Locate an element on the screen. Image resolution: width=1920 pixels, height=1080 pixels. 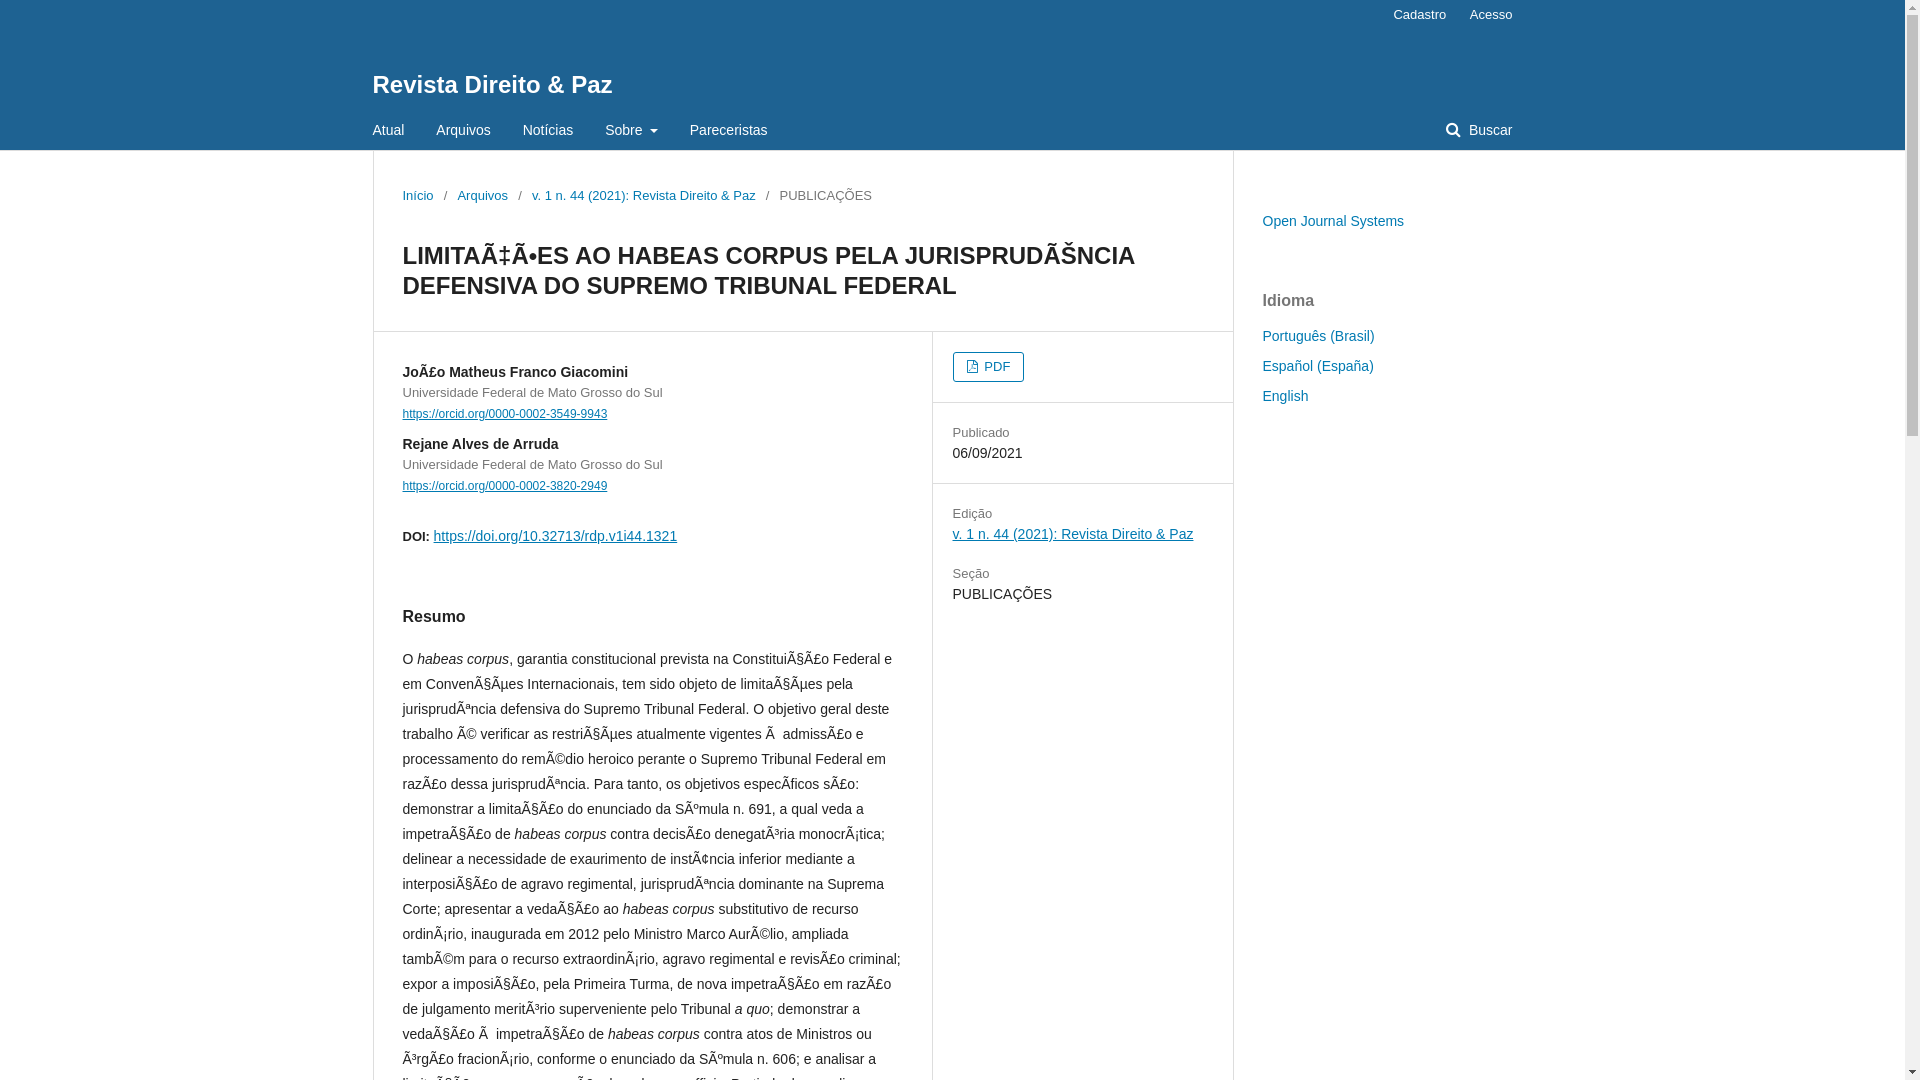
'v. 1 n. 44 (2021): Revista Direito & Paz' is located at coordinates (950, 532).